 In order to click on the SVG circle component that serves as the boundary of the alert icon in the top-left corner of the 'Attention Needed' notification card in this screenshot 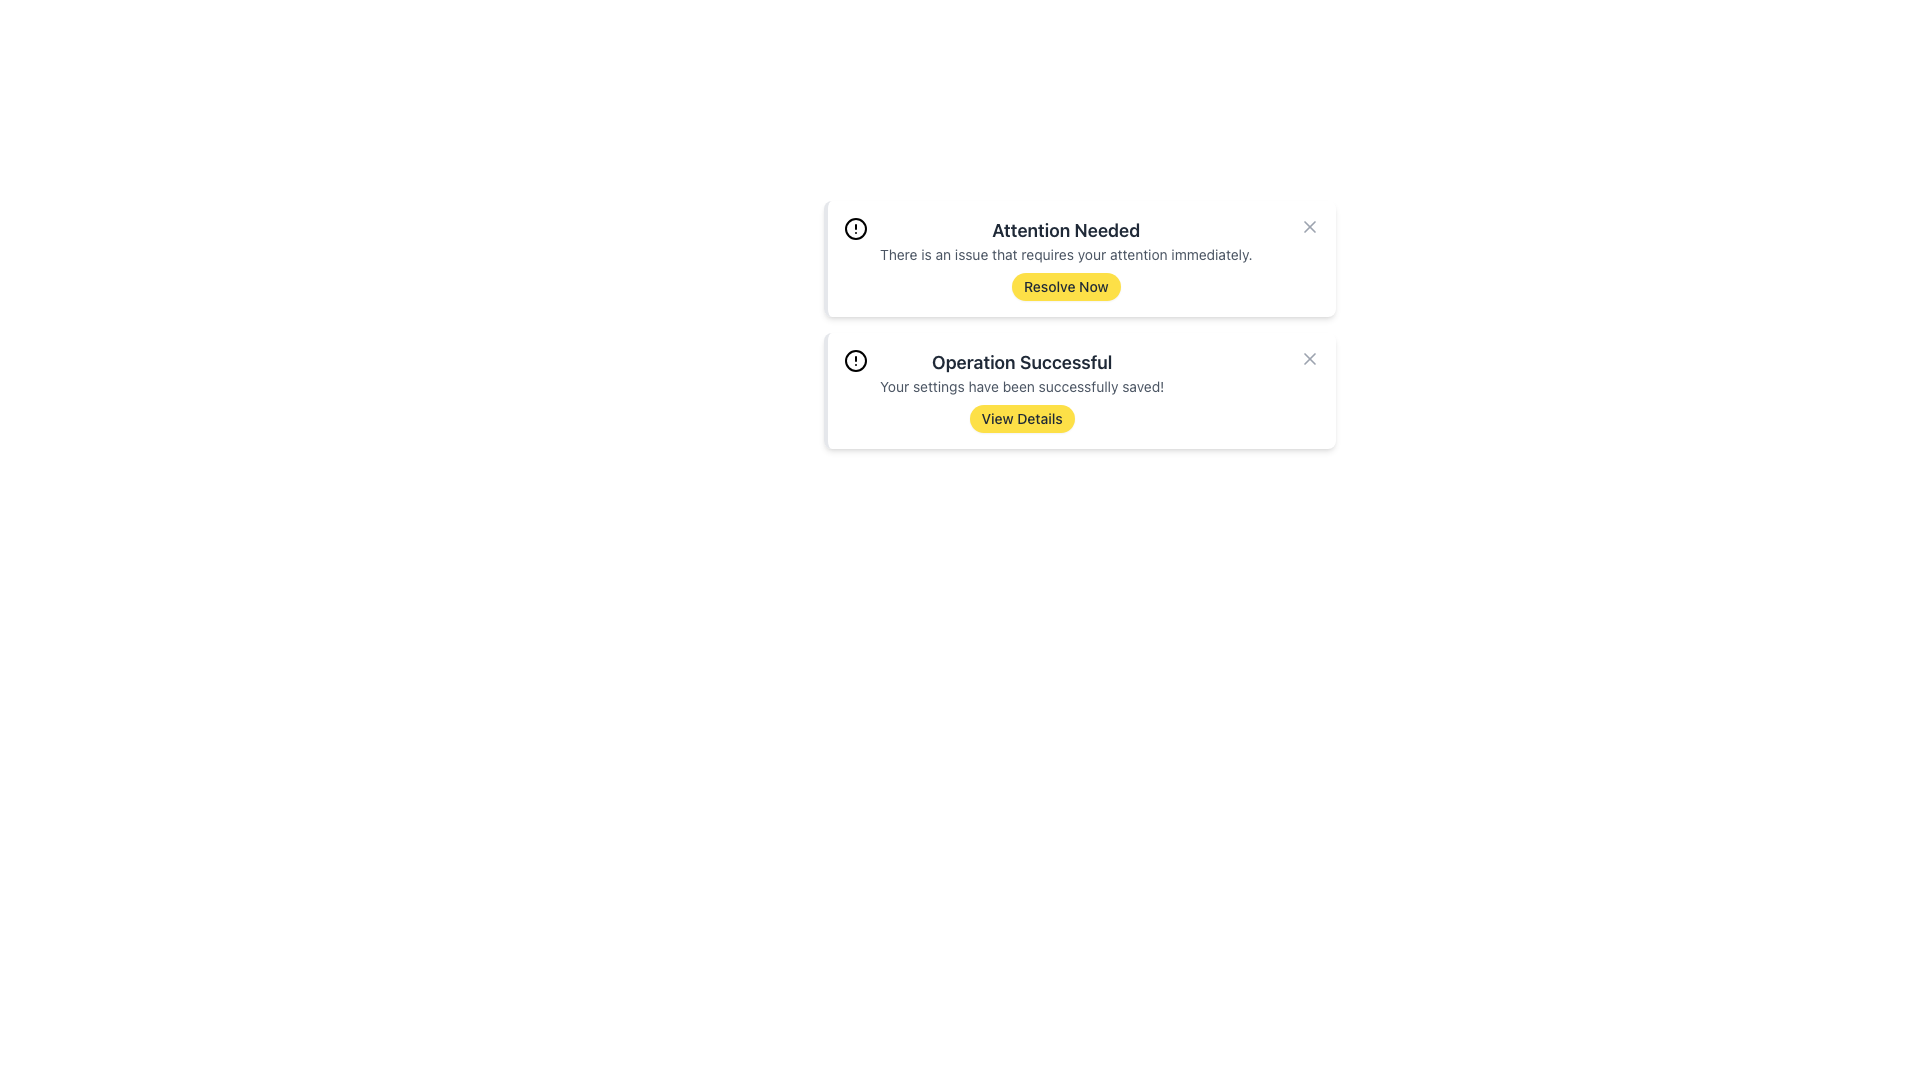, I will do `click(855, 227)`.